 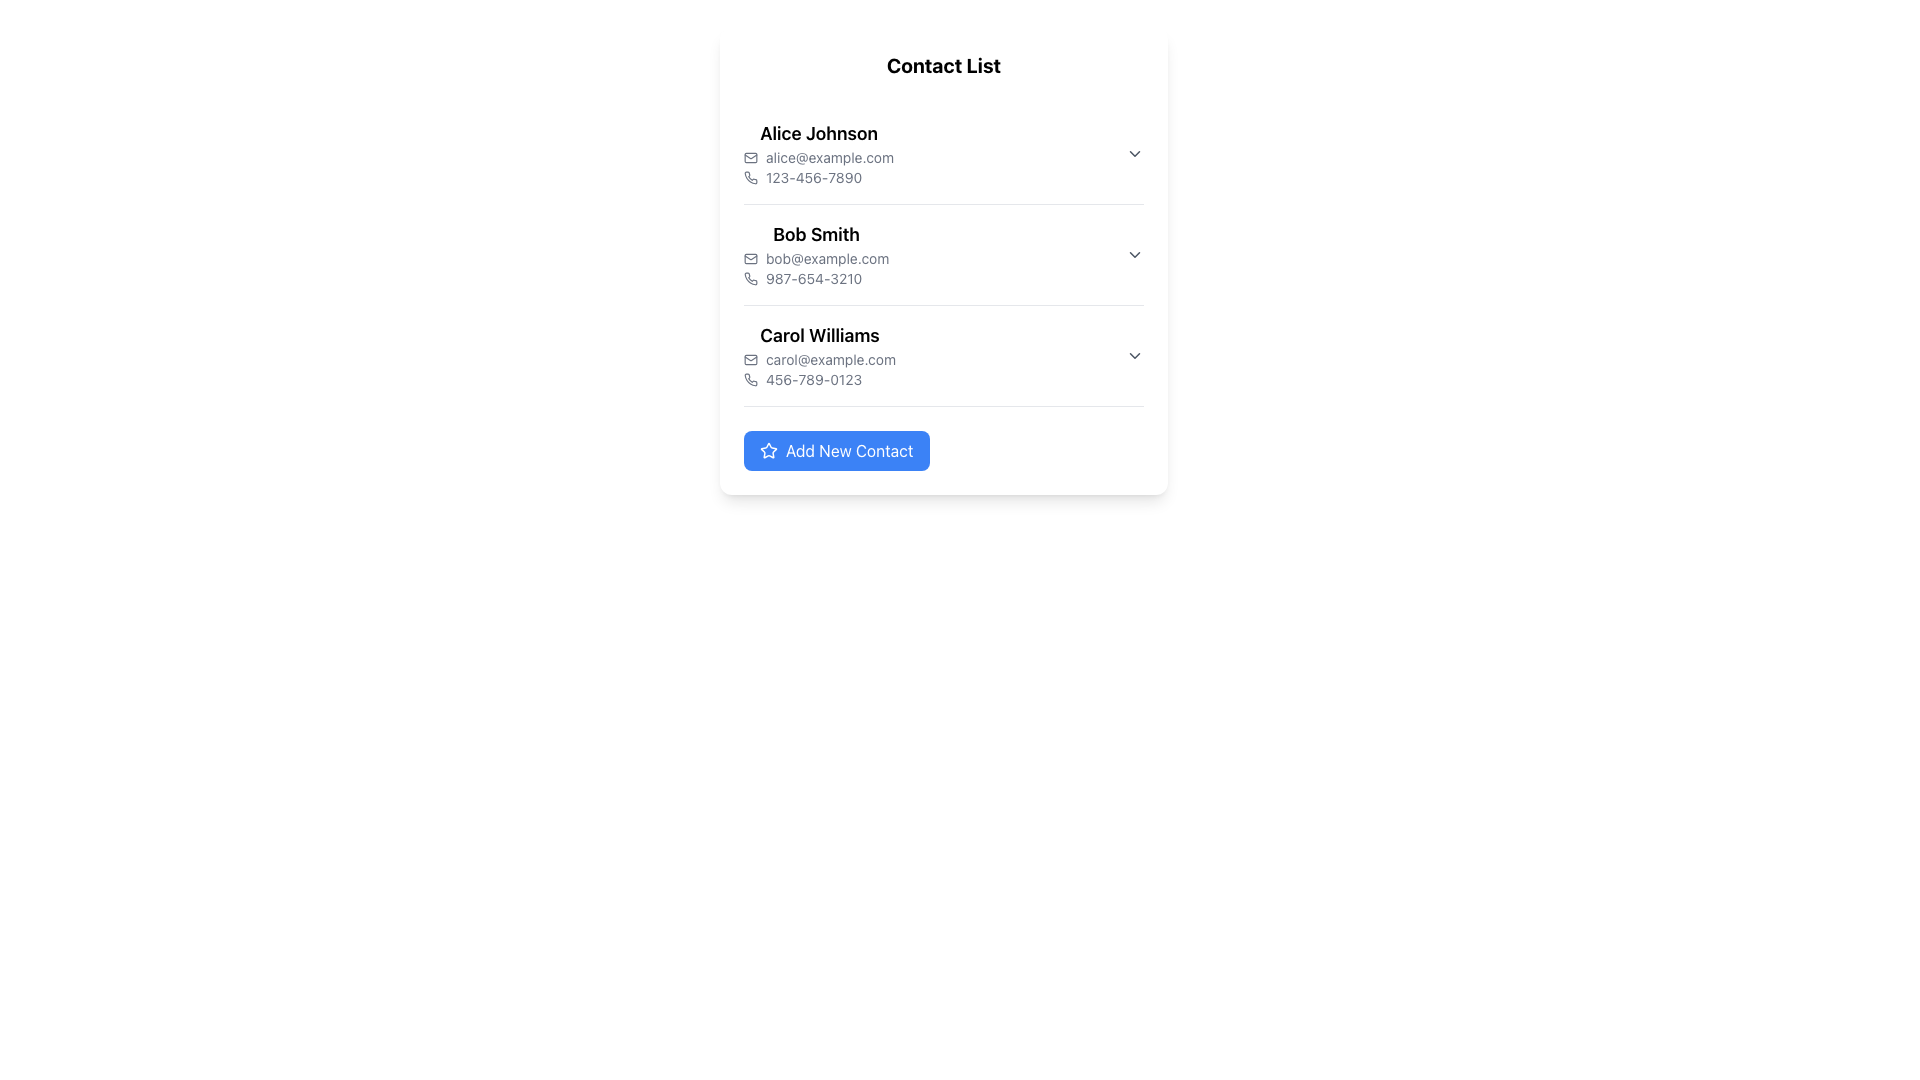 I want to click on name displayed for the contact 'Bob Smith', which is located in the second position within a list of contact entries, above the email address 'bob@example.com', so click(x=816, y=234).